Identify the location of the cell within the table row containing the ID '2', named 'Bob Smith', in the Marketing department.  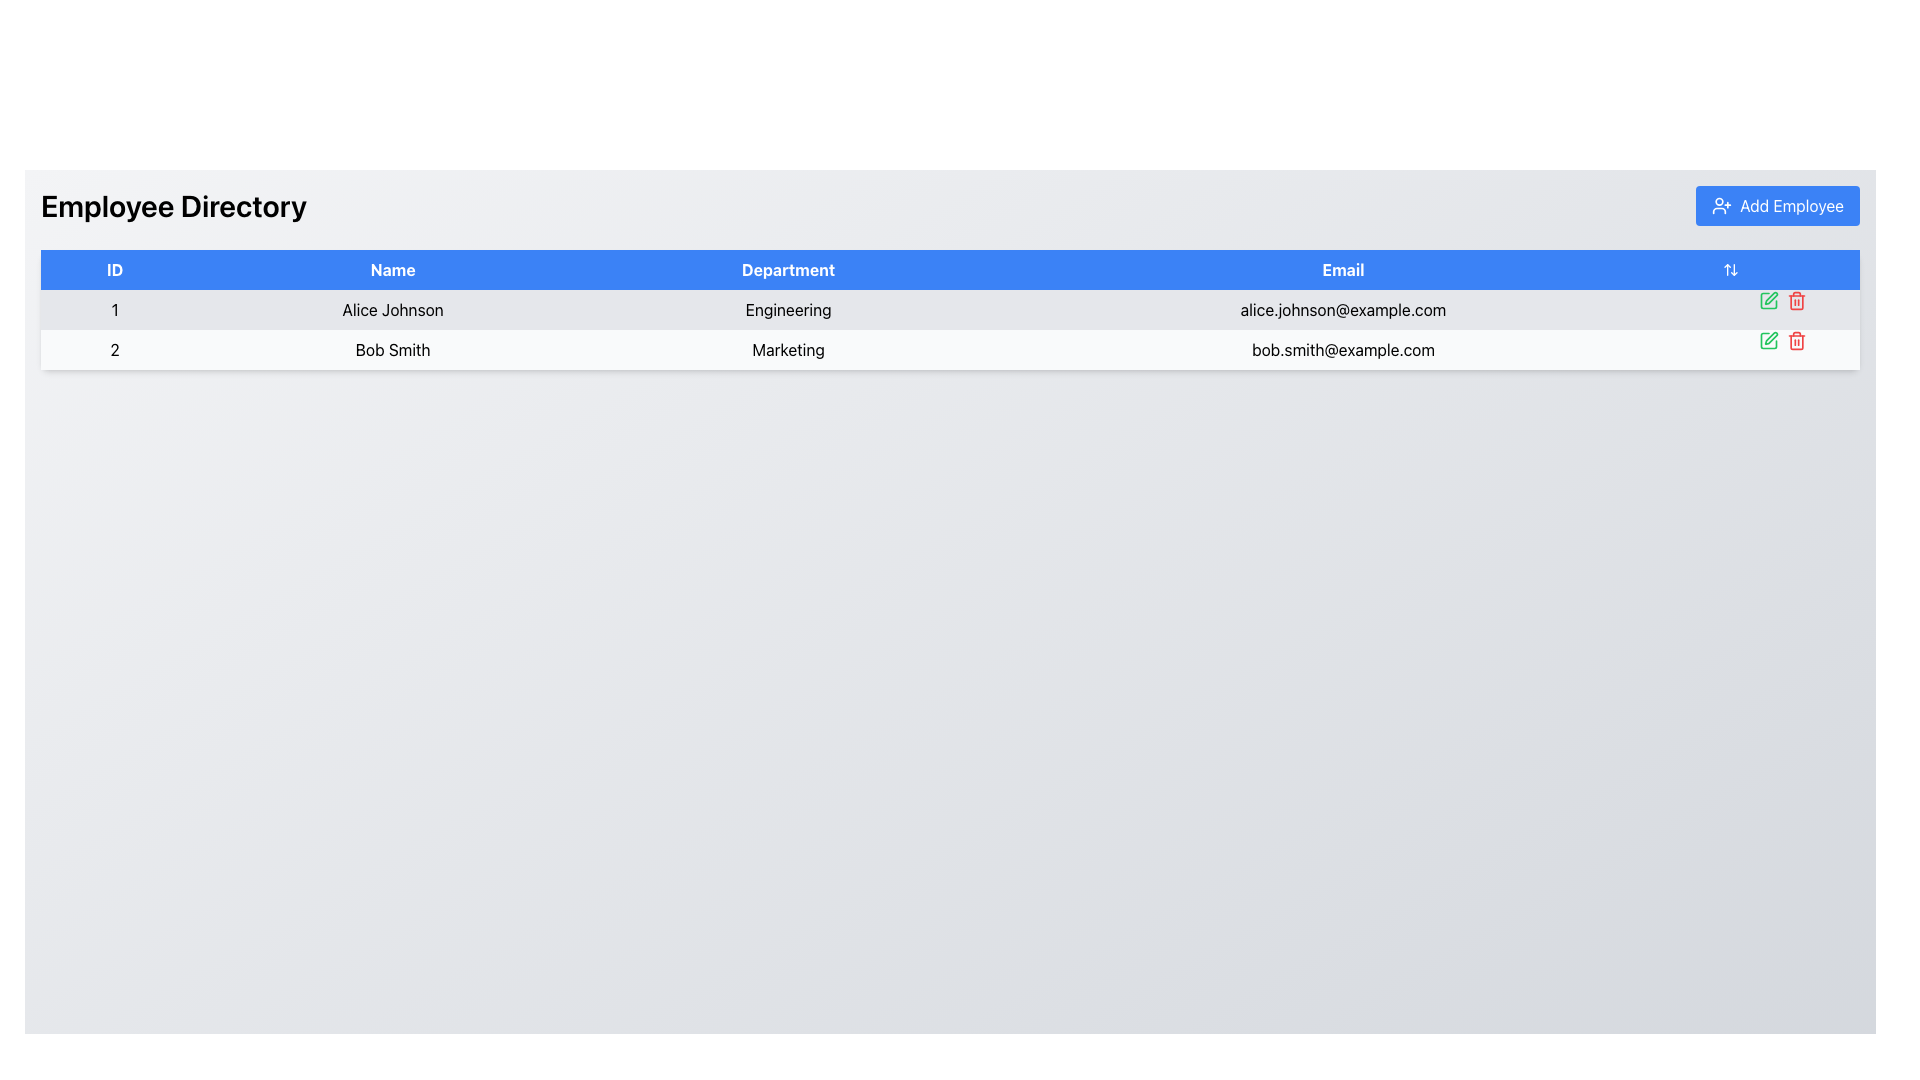
(949, 349).